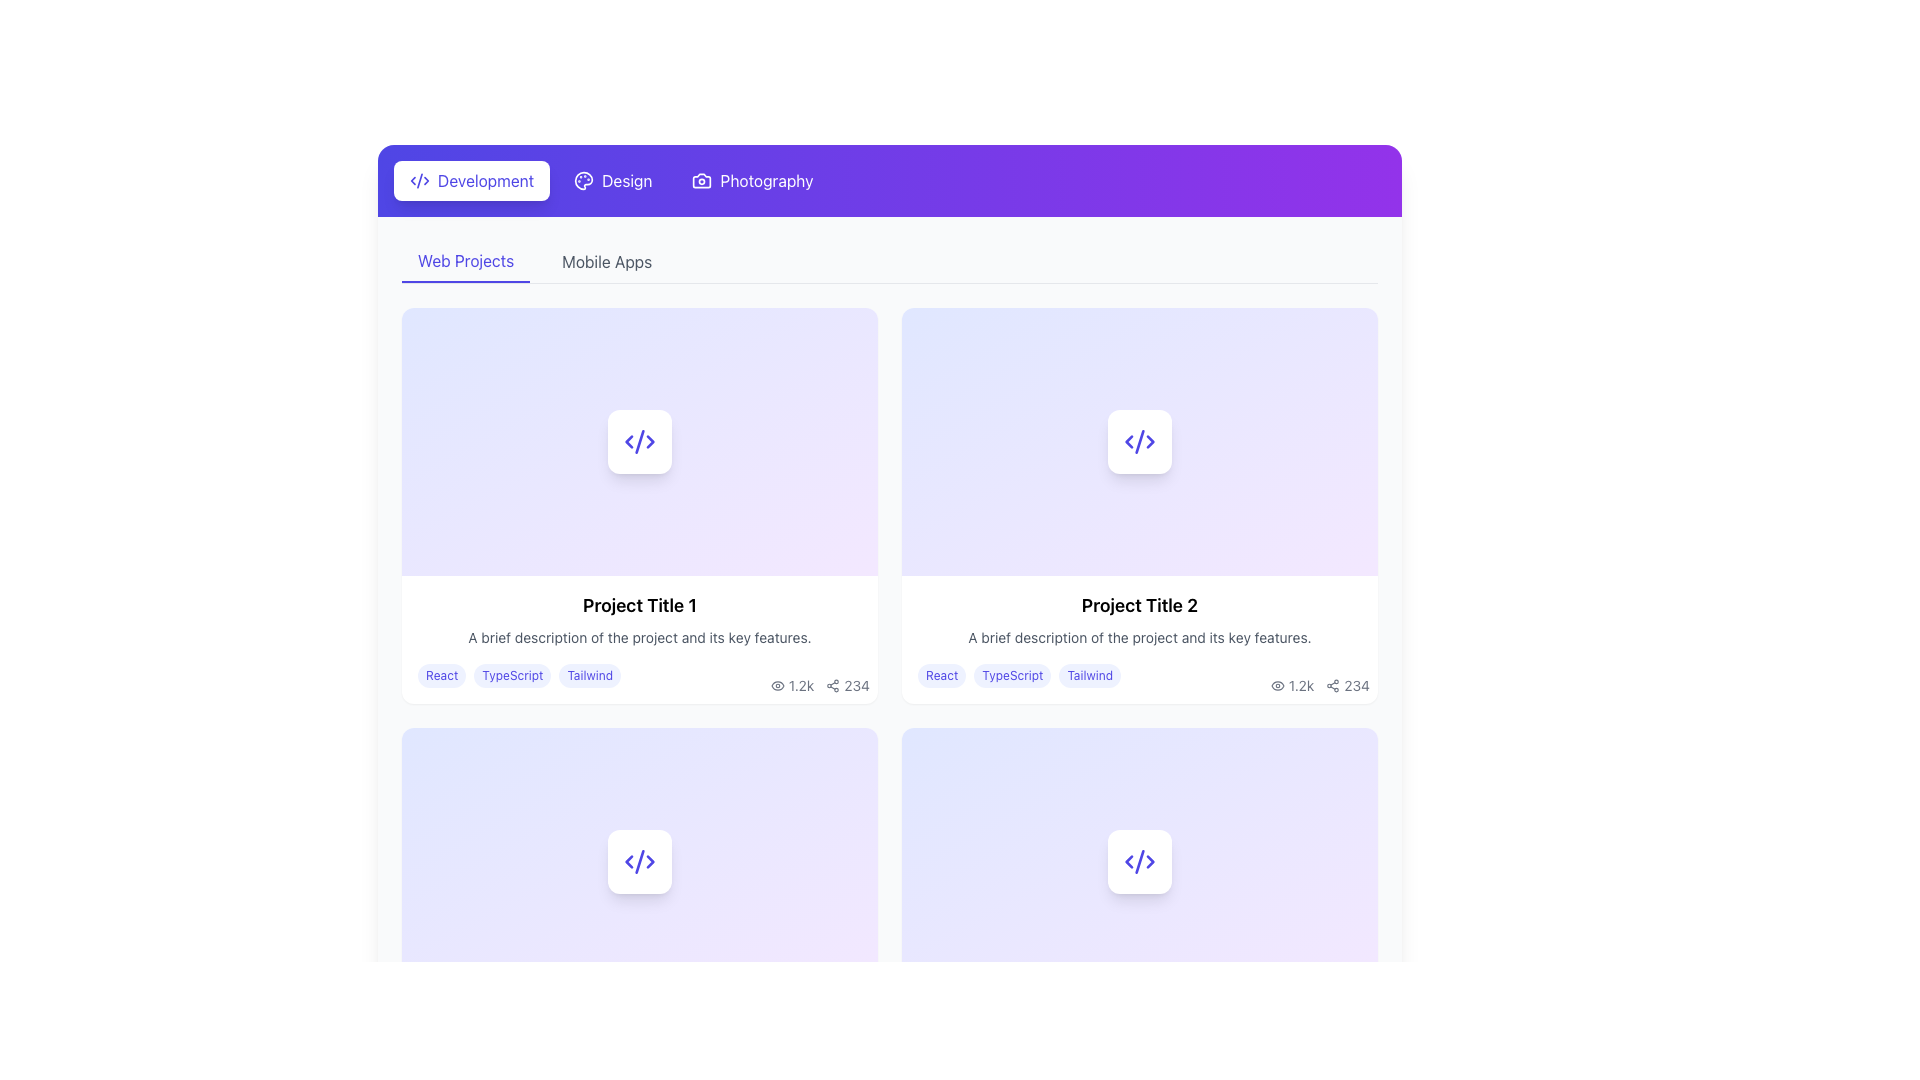  I want to click on the 'Design' navigation button using keyboard navigation, so click(612, 181).